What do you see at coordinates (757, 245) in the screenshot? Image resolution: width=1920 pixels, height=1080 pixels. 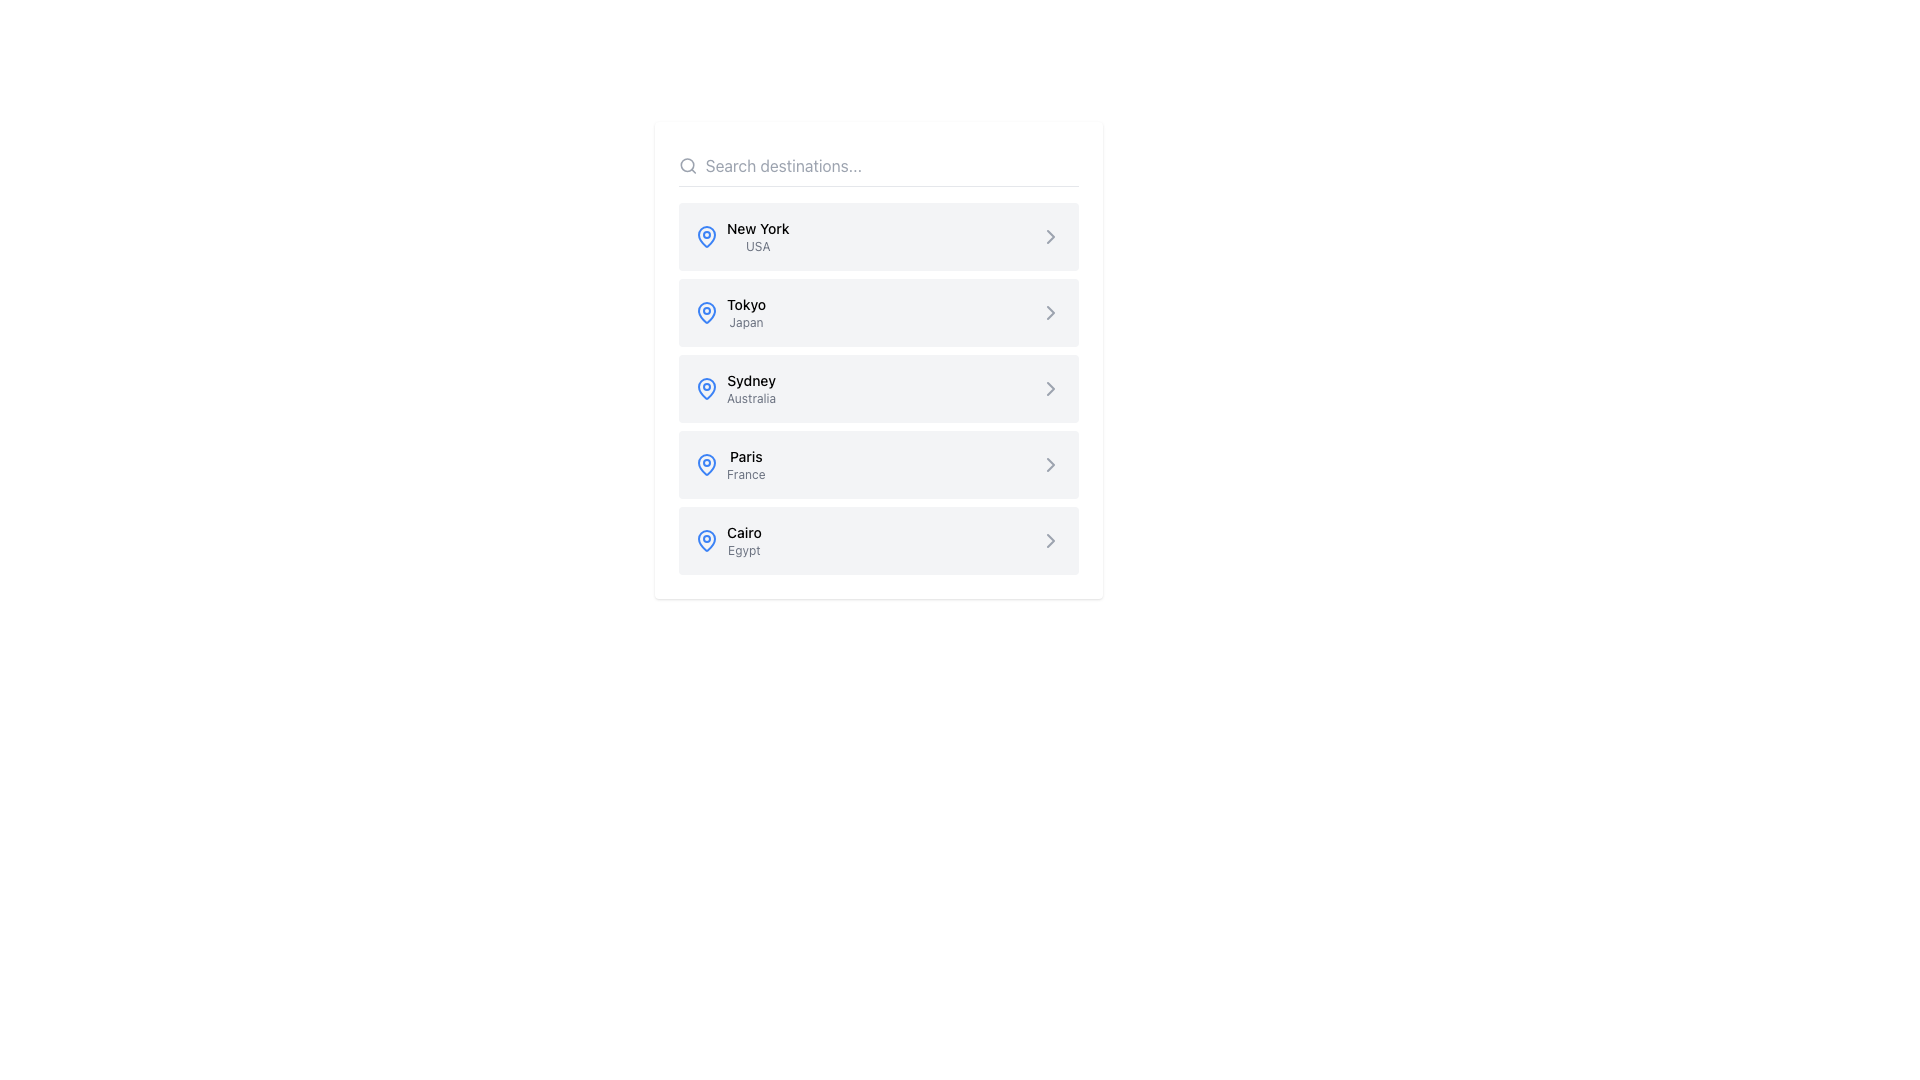 I see `the text label displaying 'USA', which is in small, gray-colored font and located beneath 'New York' in the top-left section of the interface` at bounding box center [757, 245].